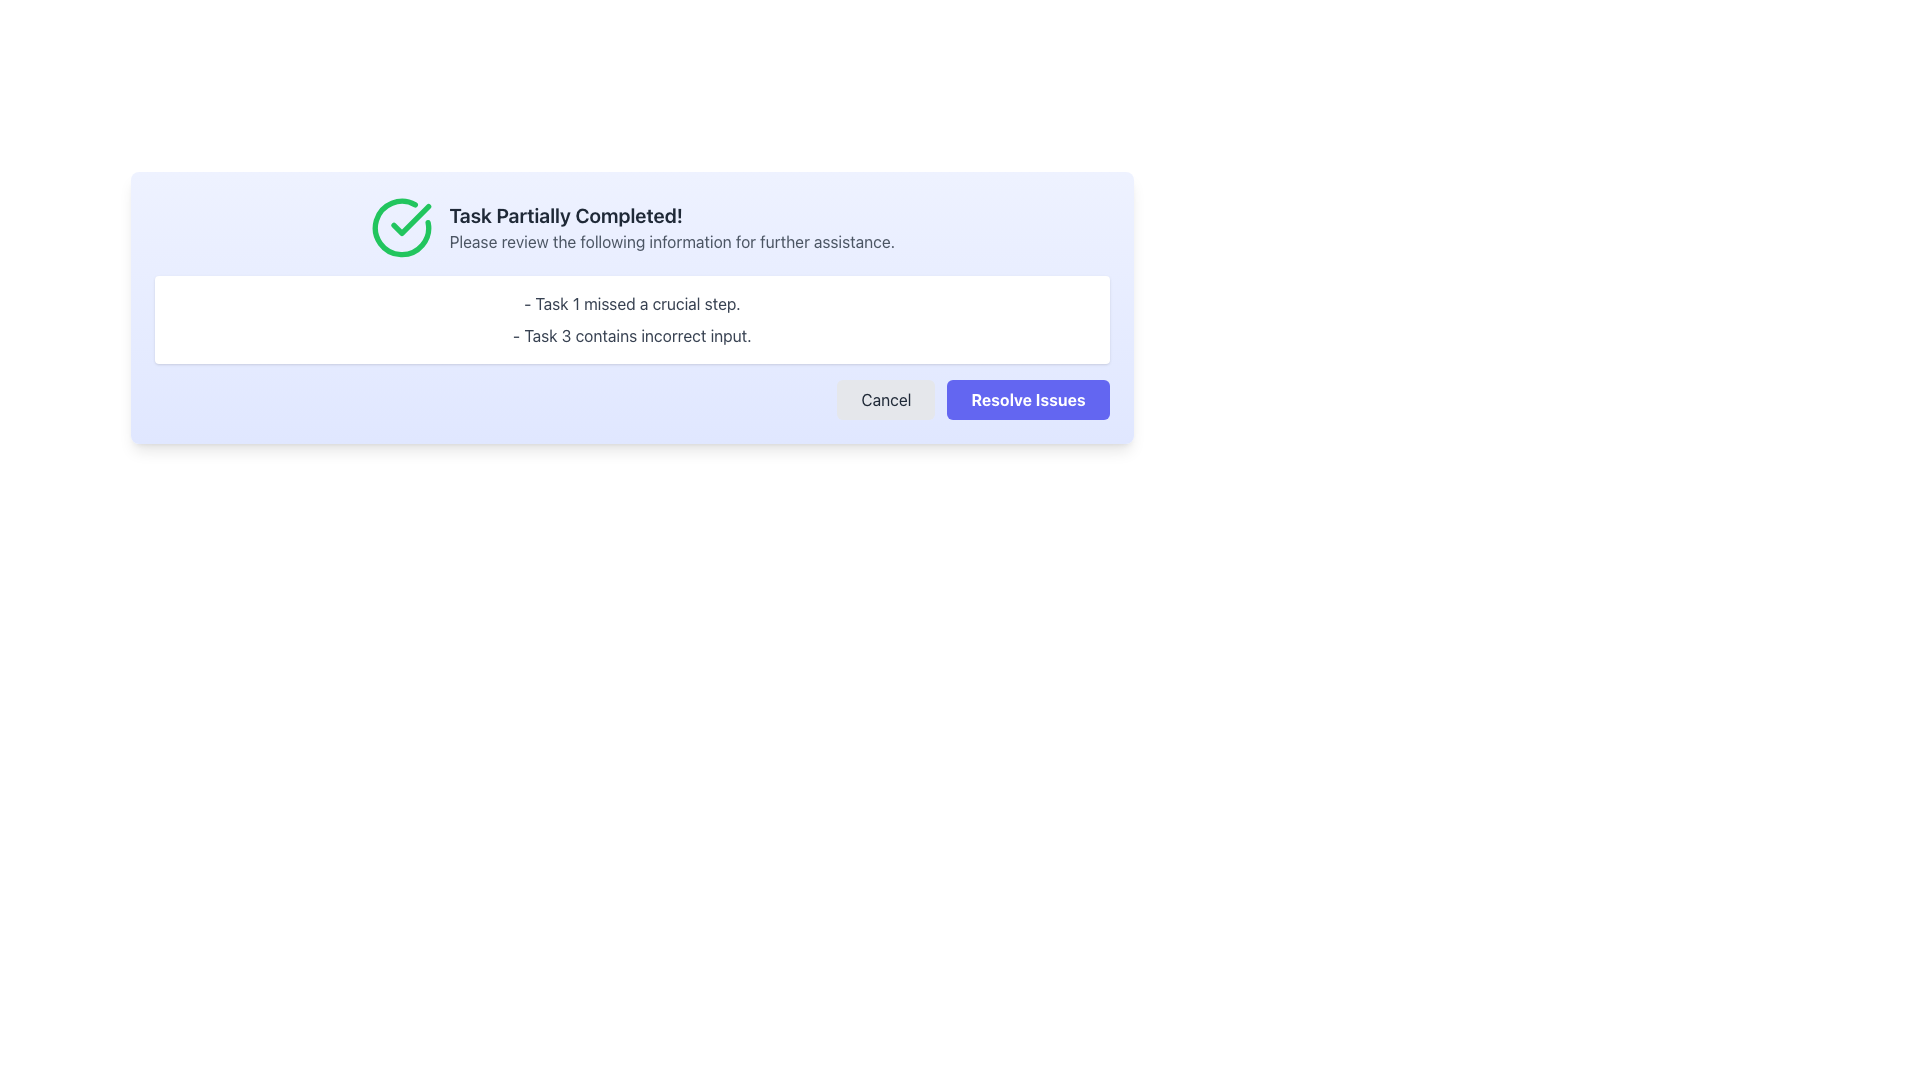 Image resolution: width=1920 pixels, height=1080 pixels. I want to click on prominent header text indicating the status of a partially completed task, located just to the right of the green check icon at the top left of the dialog box, so click(672, 216).